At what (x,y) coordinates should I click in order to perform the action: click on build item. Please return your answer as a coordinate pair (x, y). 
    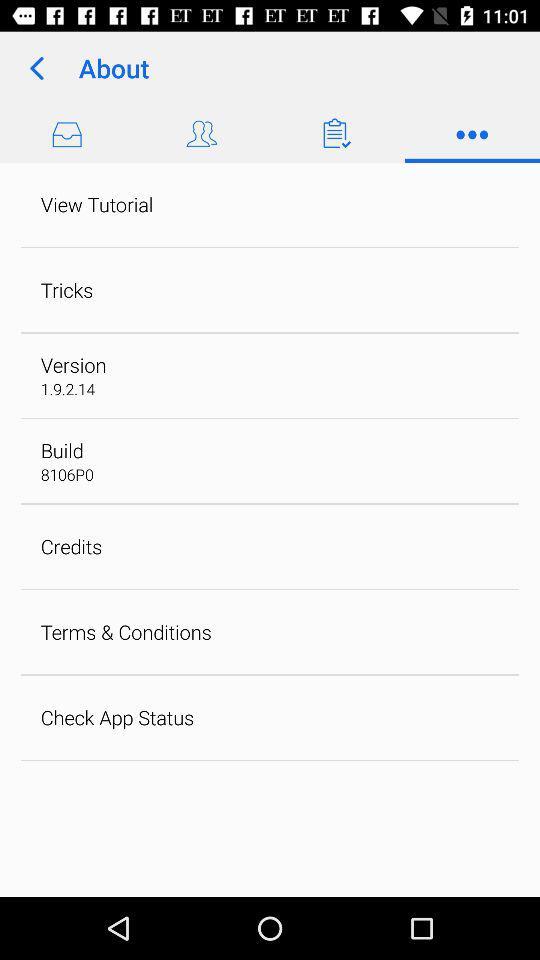
    Looking at the image, I should click on (62, 450).